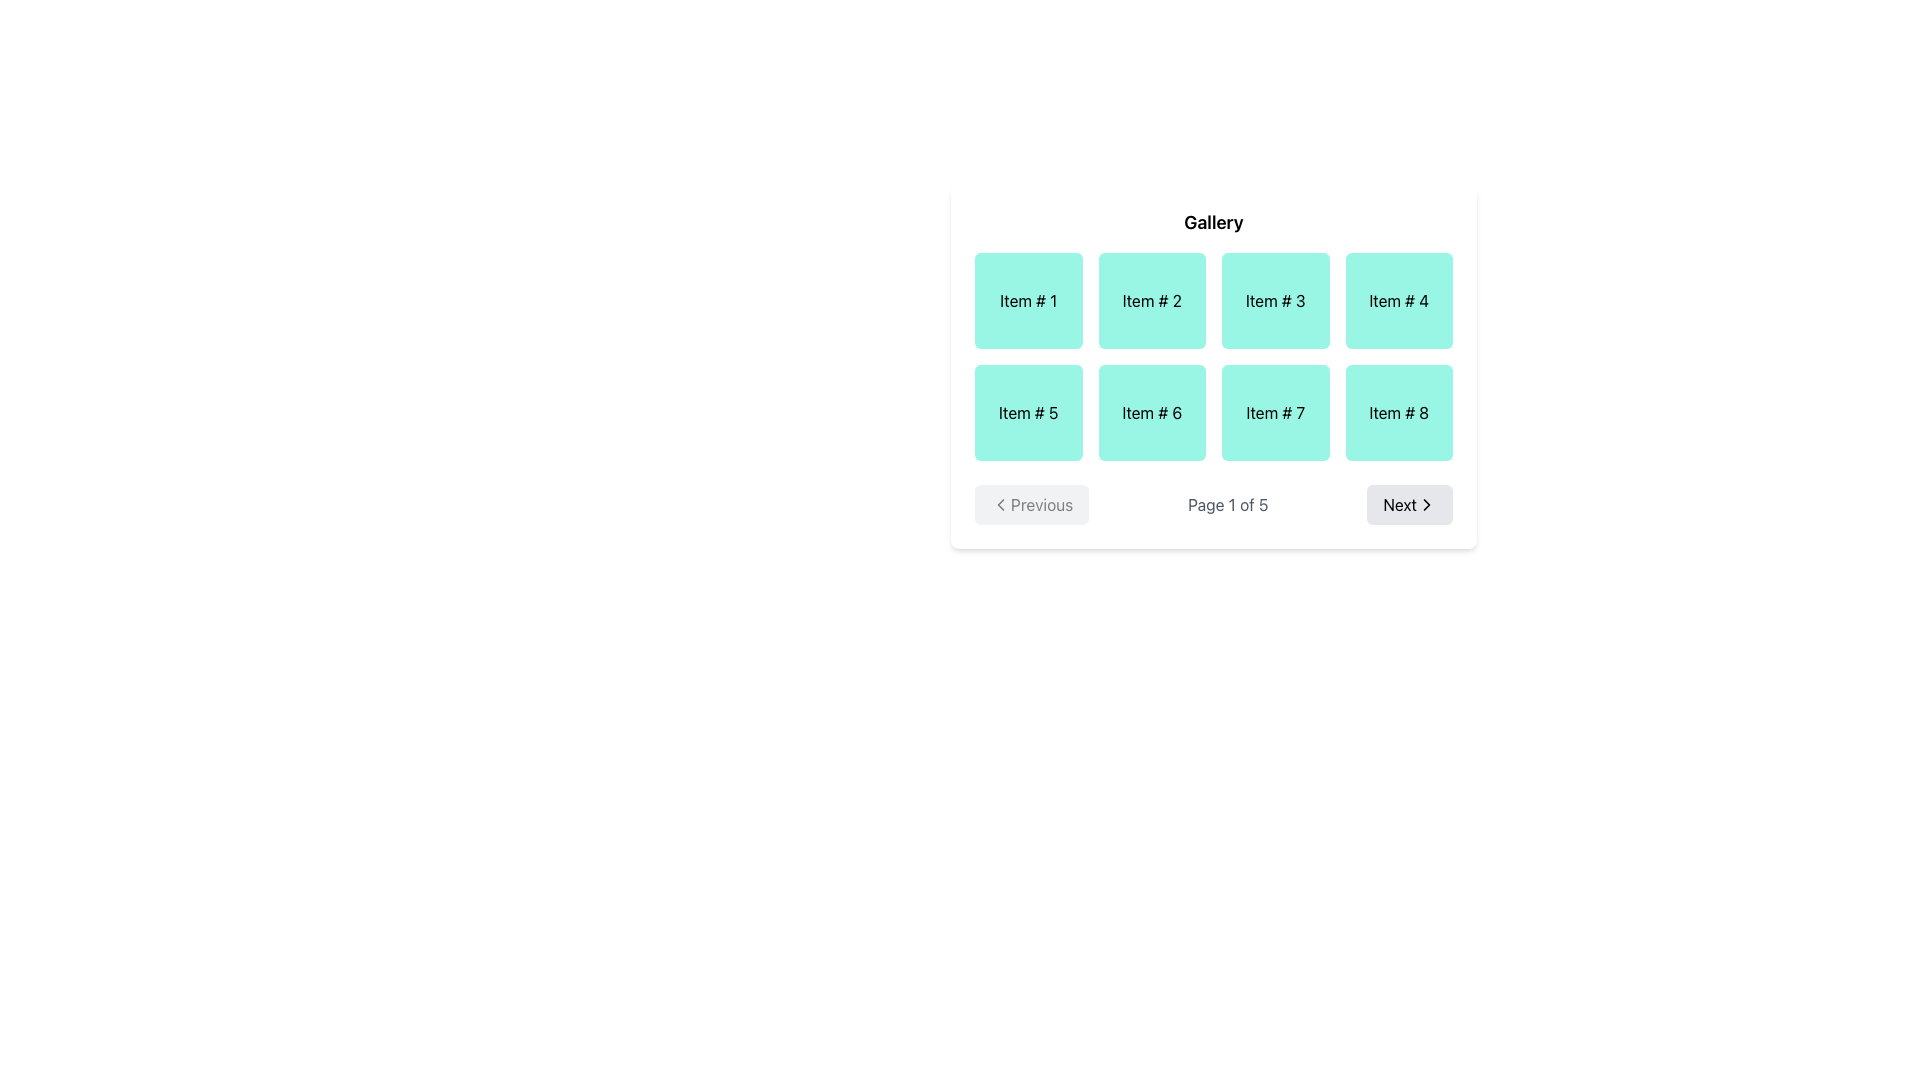 This screenshot has height=1080, width=1920. What do you see at coordinates (1213, 356) in the screenshot?
I see `the grid layout items in the Gallery for interactivity, which is visually represented by the organized grid of 8 listed items` at bounding box center [1213, 356].